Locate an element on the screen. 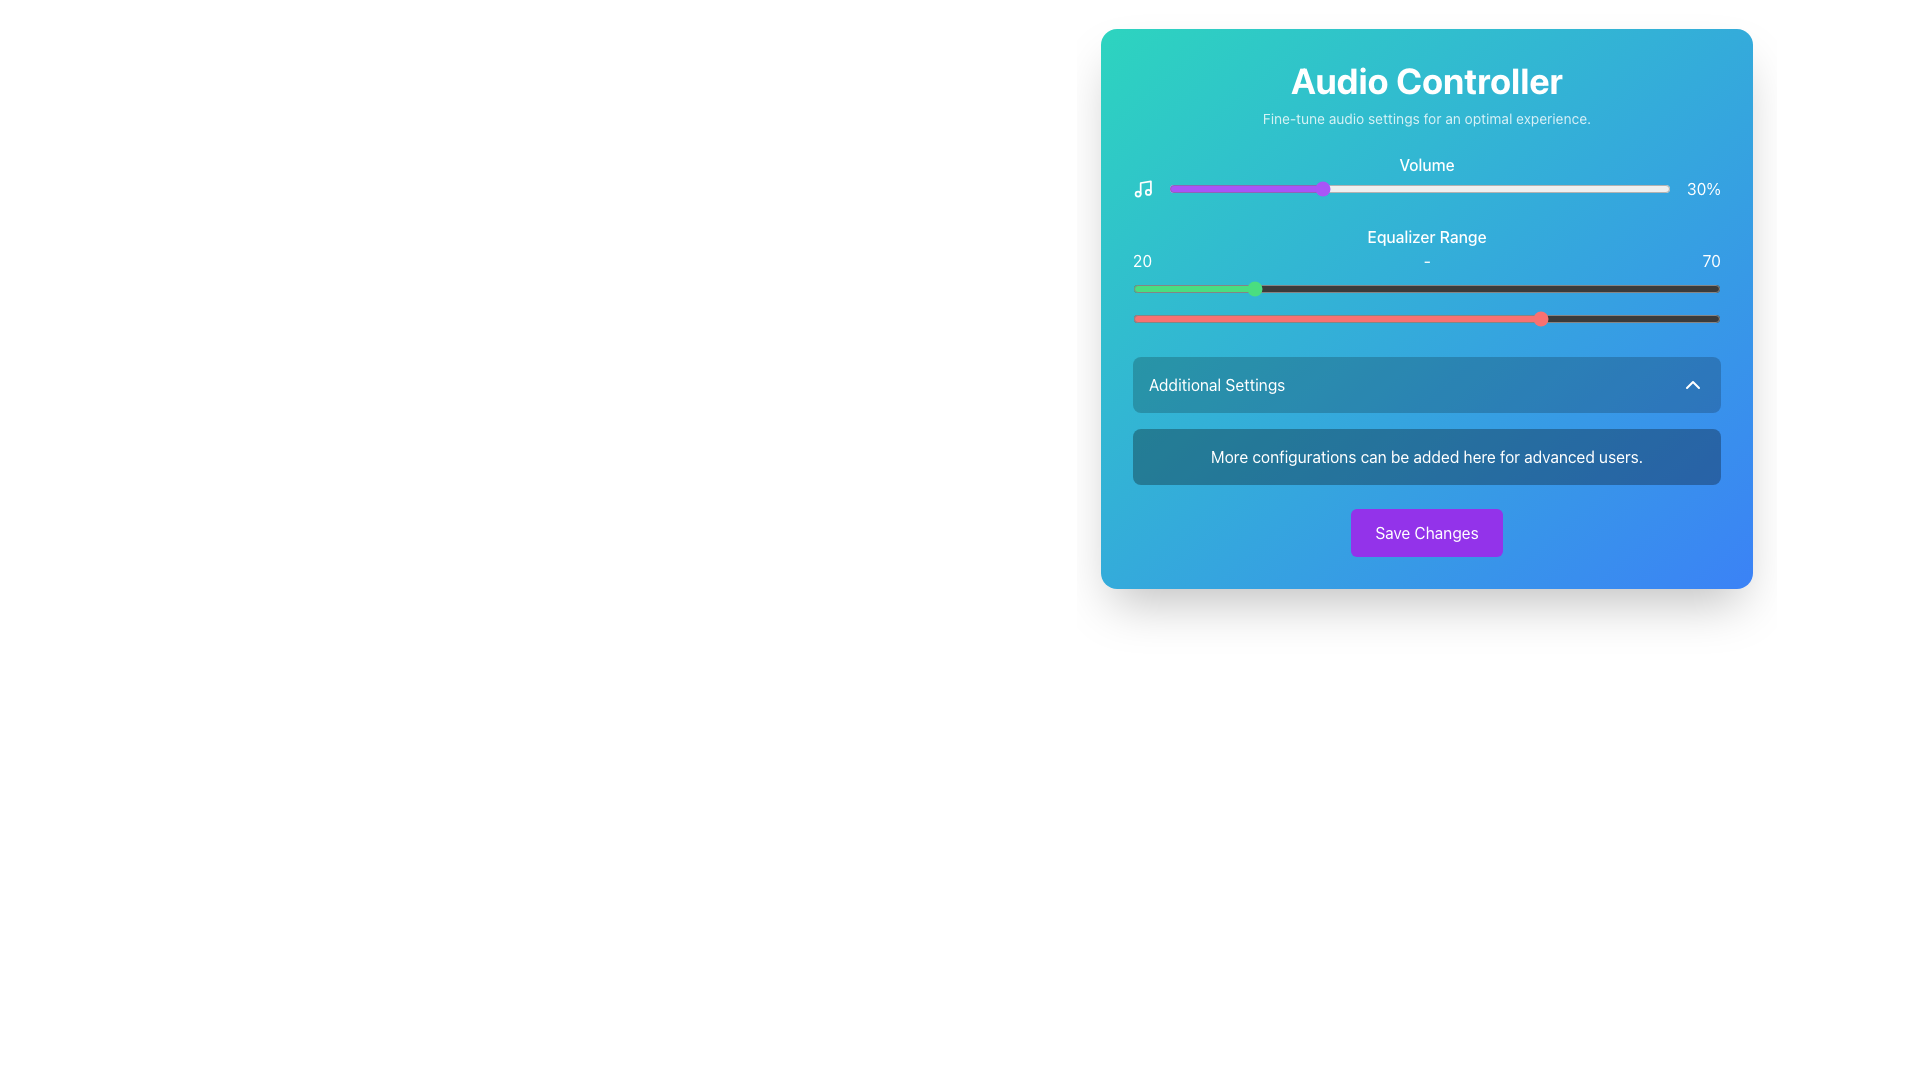 The height and width of the screenshot is (1080, 1920). the slider is located at coordinates (1534, 189).